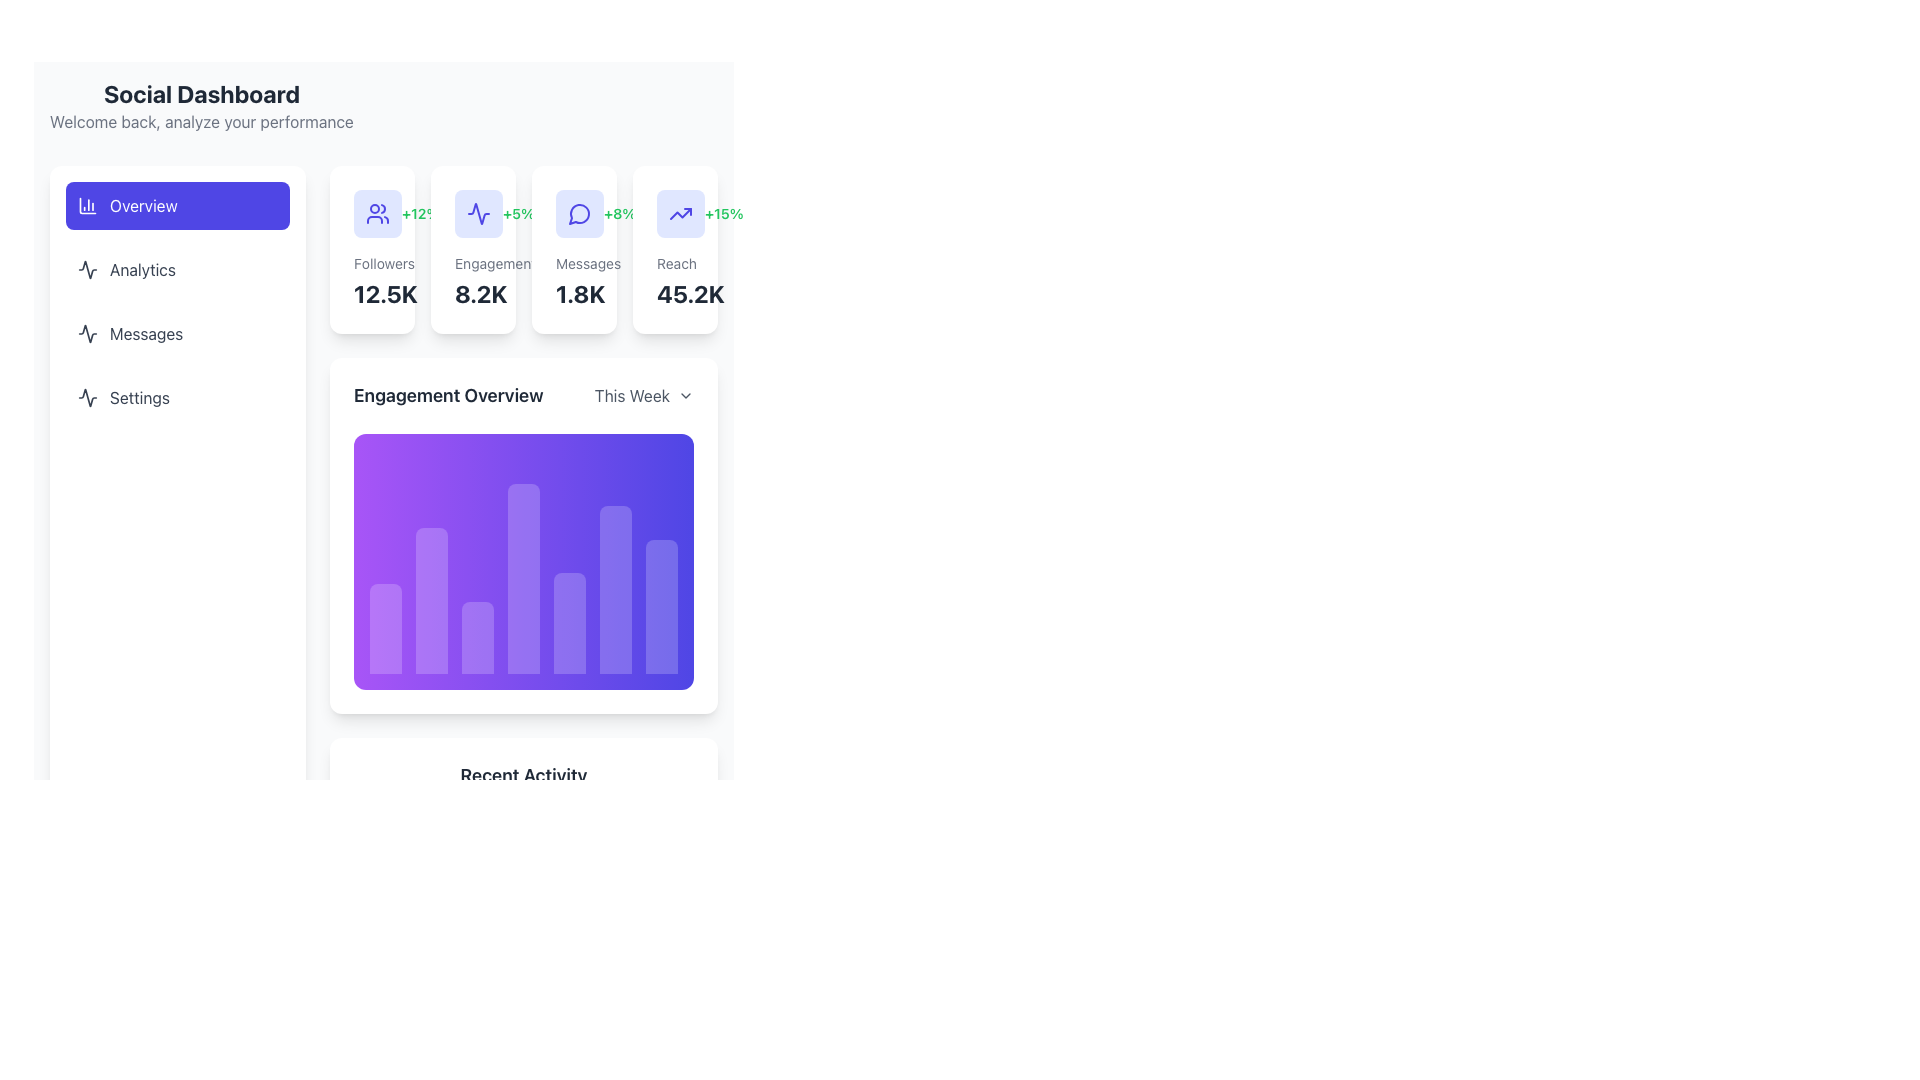  I want to click on the engagement metrics icon located between the 'Followers' box on the left and the 'Messages' box on the right at the top of the dashboard page, so click(472, 213).